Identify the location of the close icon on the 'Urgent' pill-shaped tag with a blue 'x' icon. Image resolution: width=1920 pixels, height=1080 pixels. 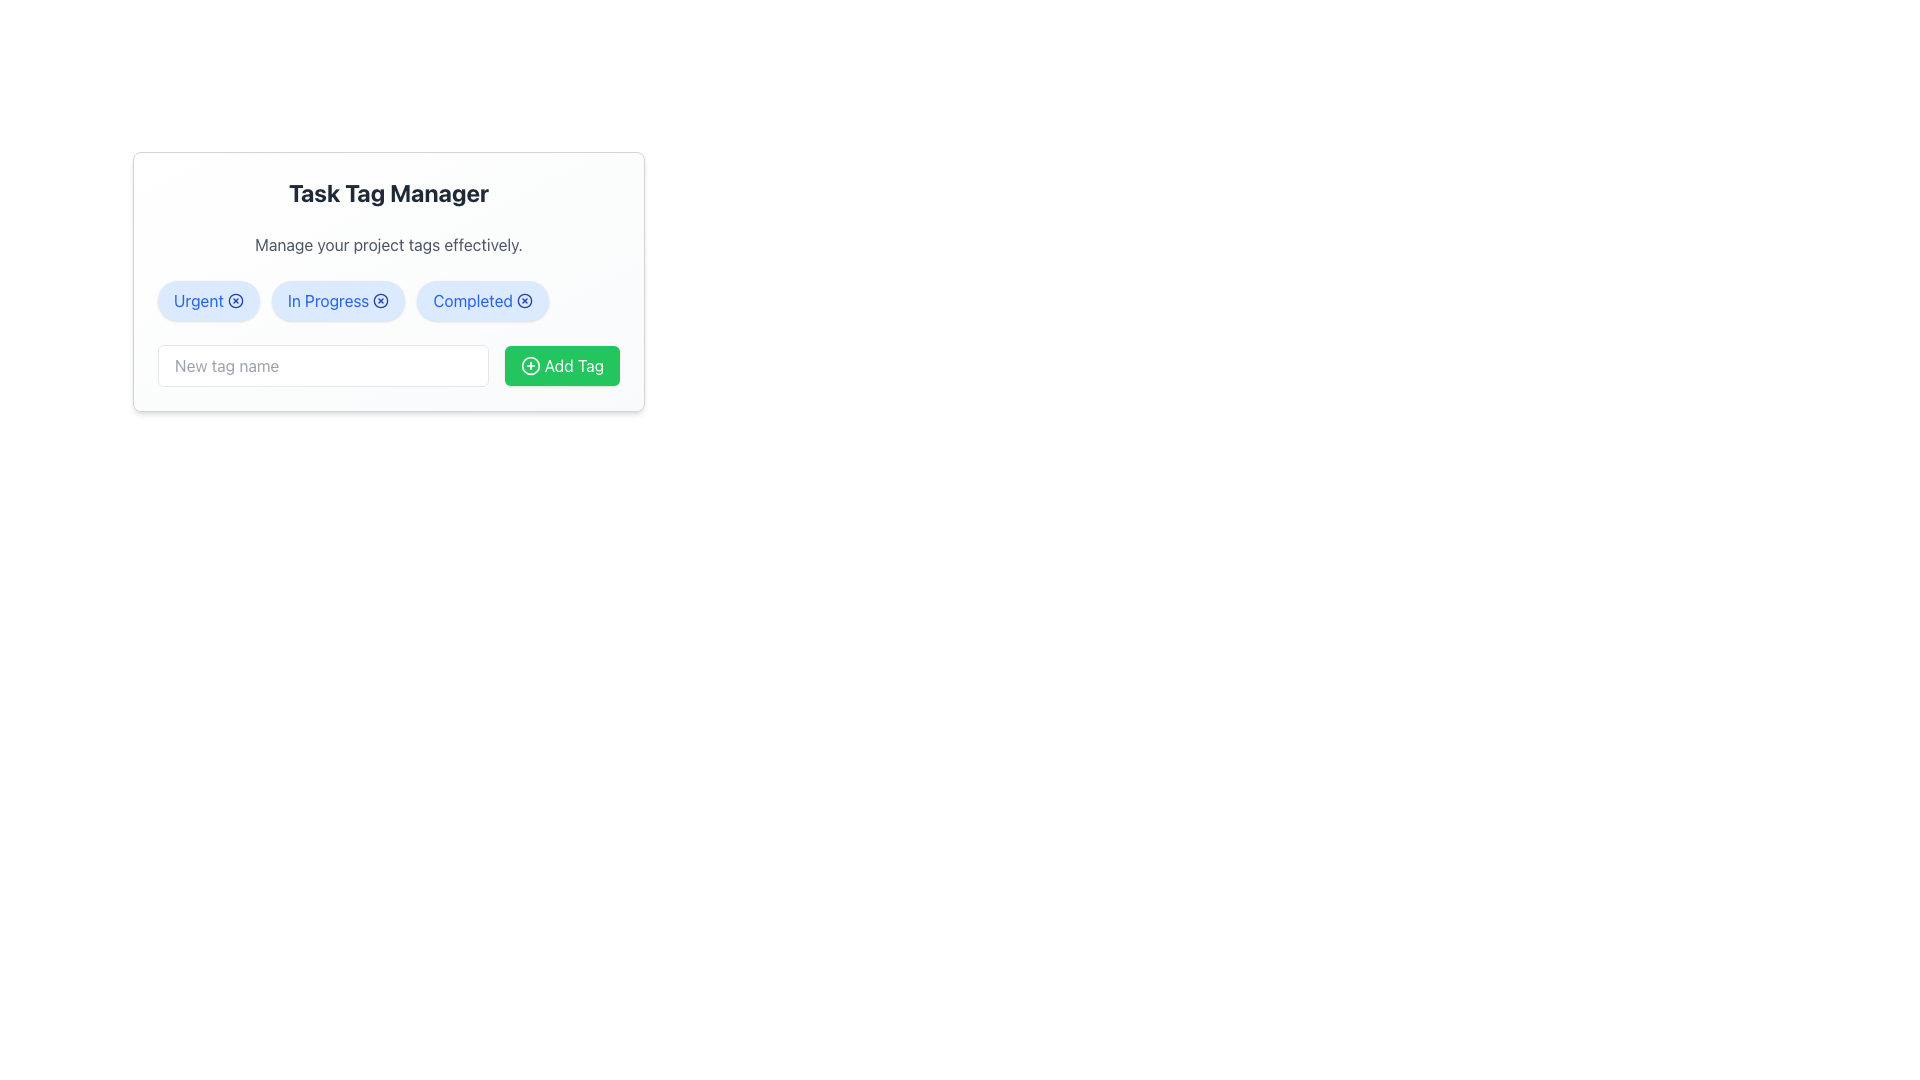
(208, 300).